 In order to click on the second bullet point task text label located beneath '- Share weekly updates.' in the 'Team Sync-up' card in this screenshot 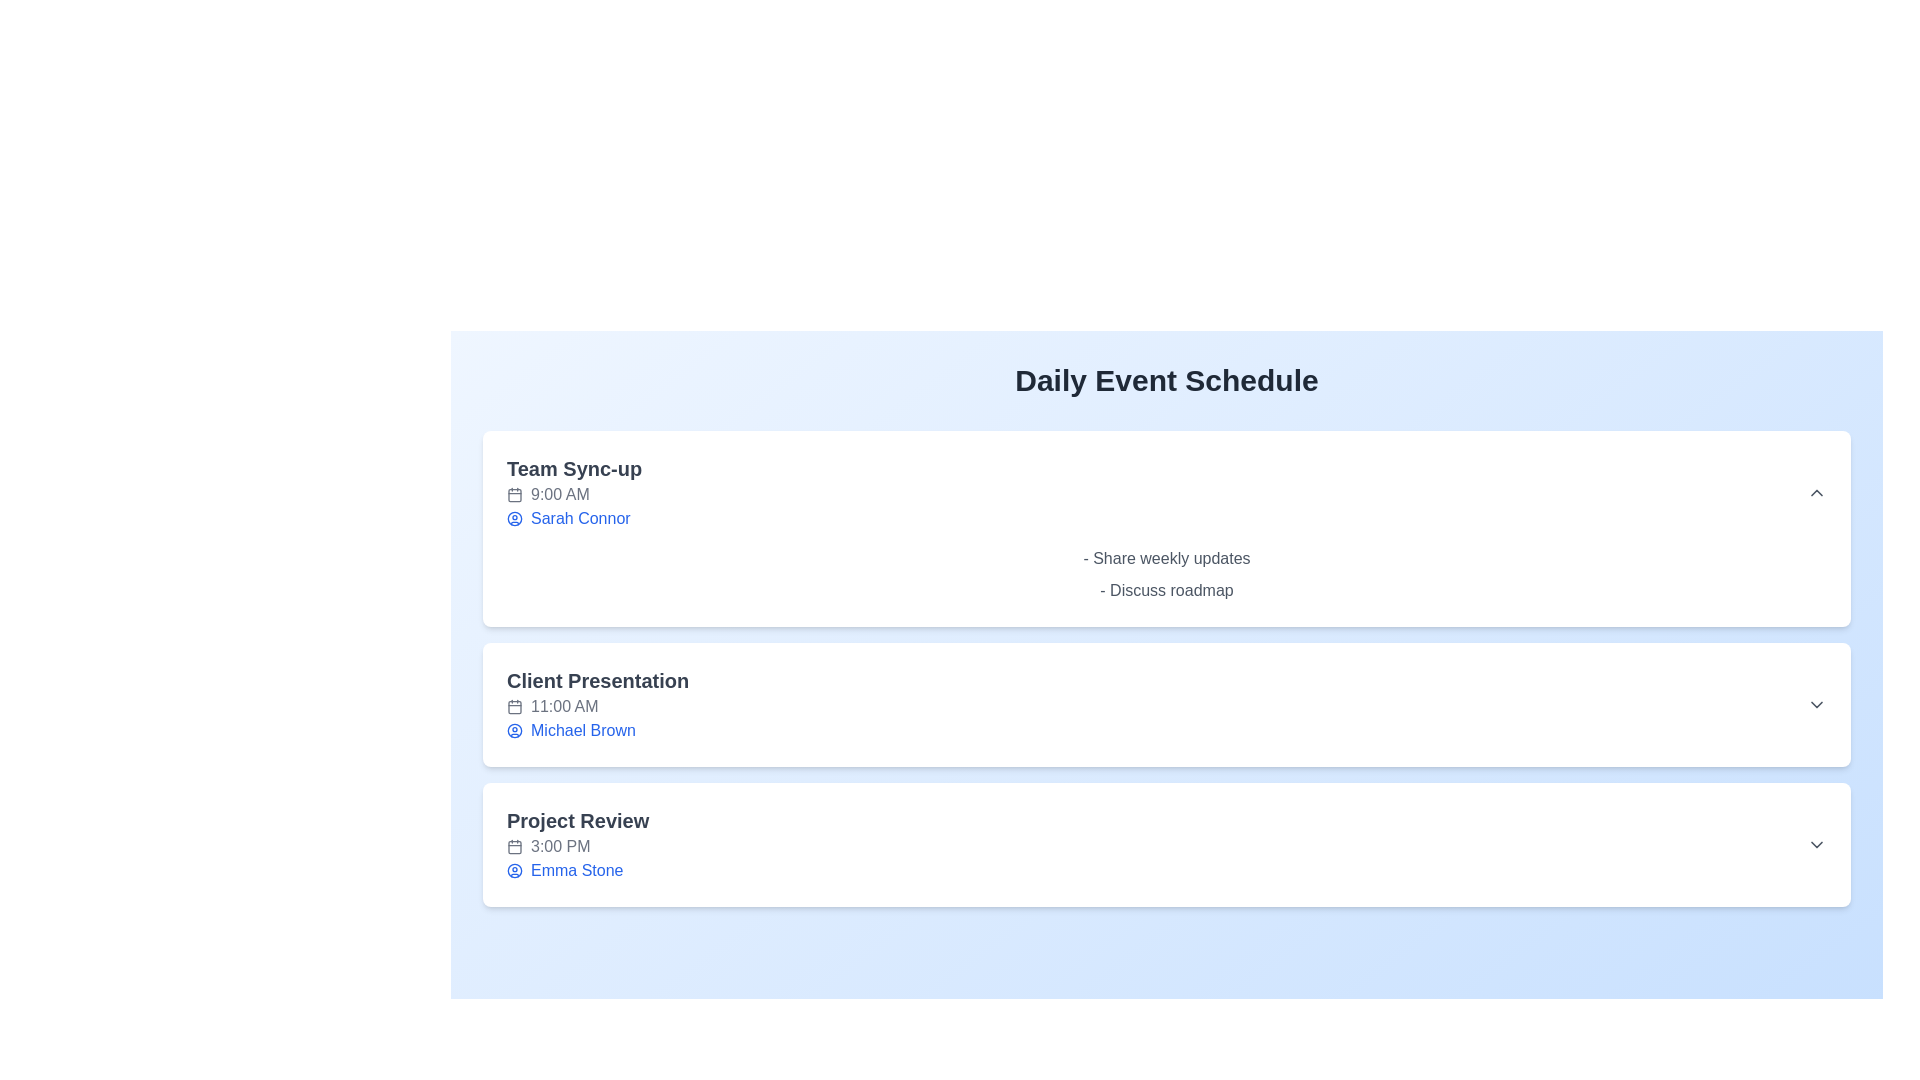, I will do `click(1166, 589)`.